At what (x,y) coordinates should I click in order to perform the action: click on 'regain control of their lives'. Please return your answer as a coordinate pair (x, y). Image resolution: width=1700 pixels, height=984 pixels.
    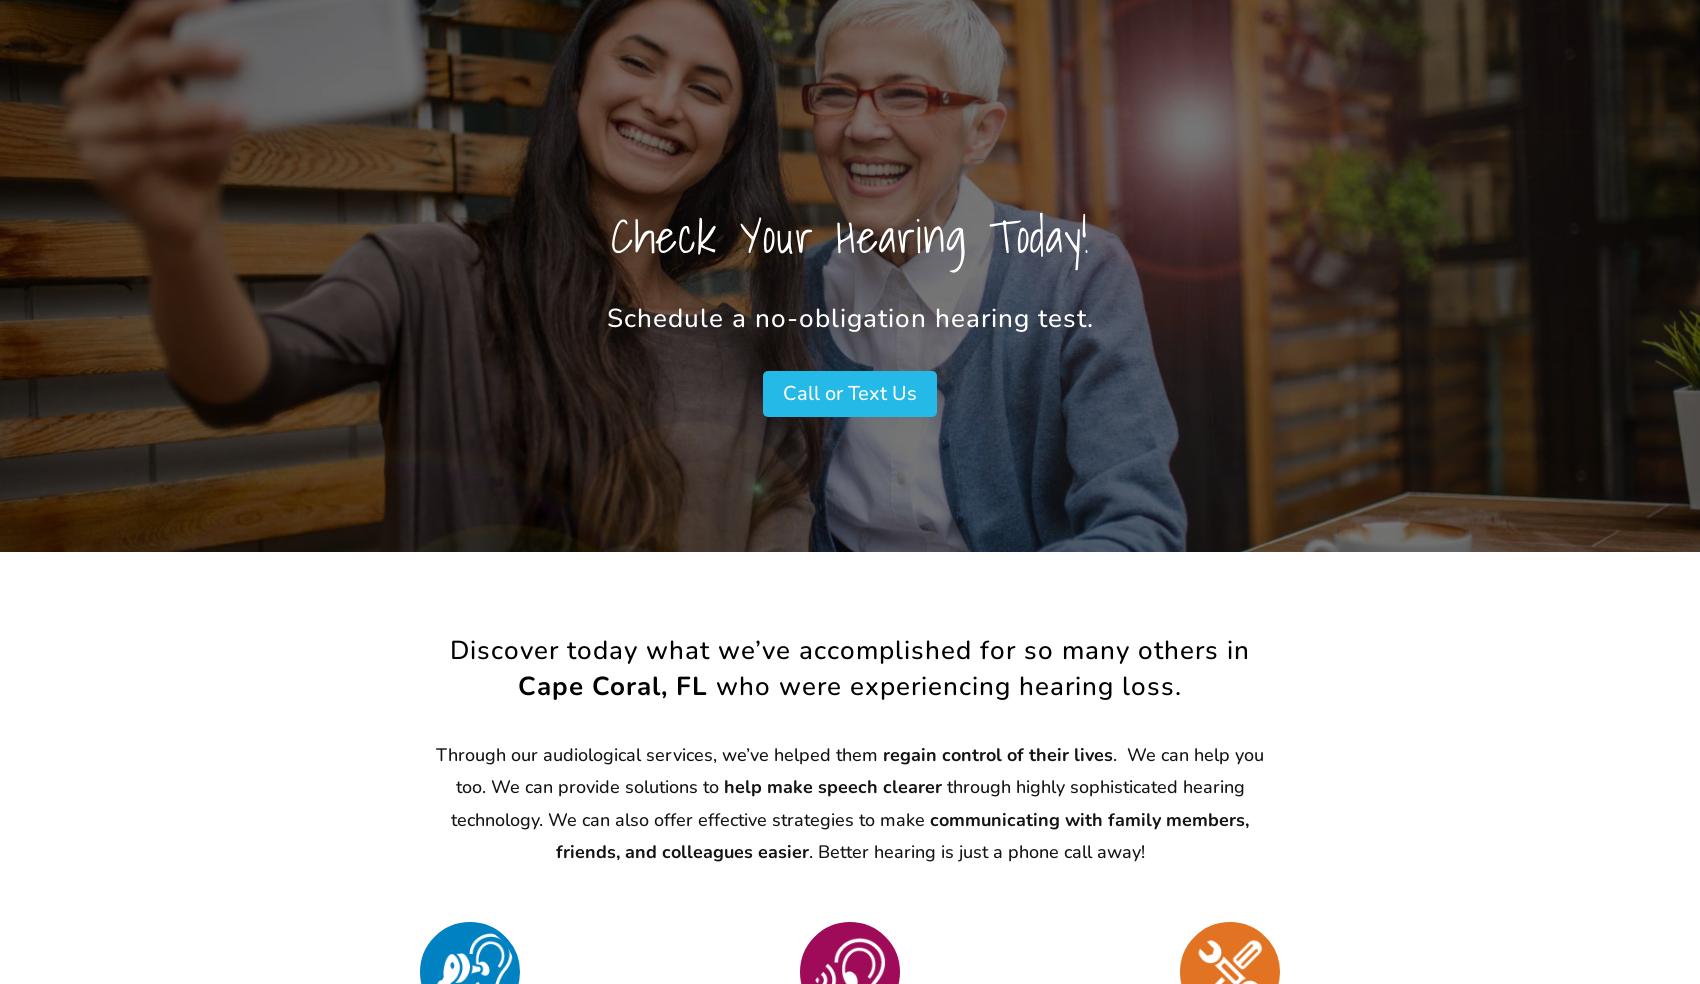
    Looking at the image, I should click on (997, 753).